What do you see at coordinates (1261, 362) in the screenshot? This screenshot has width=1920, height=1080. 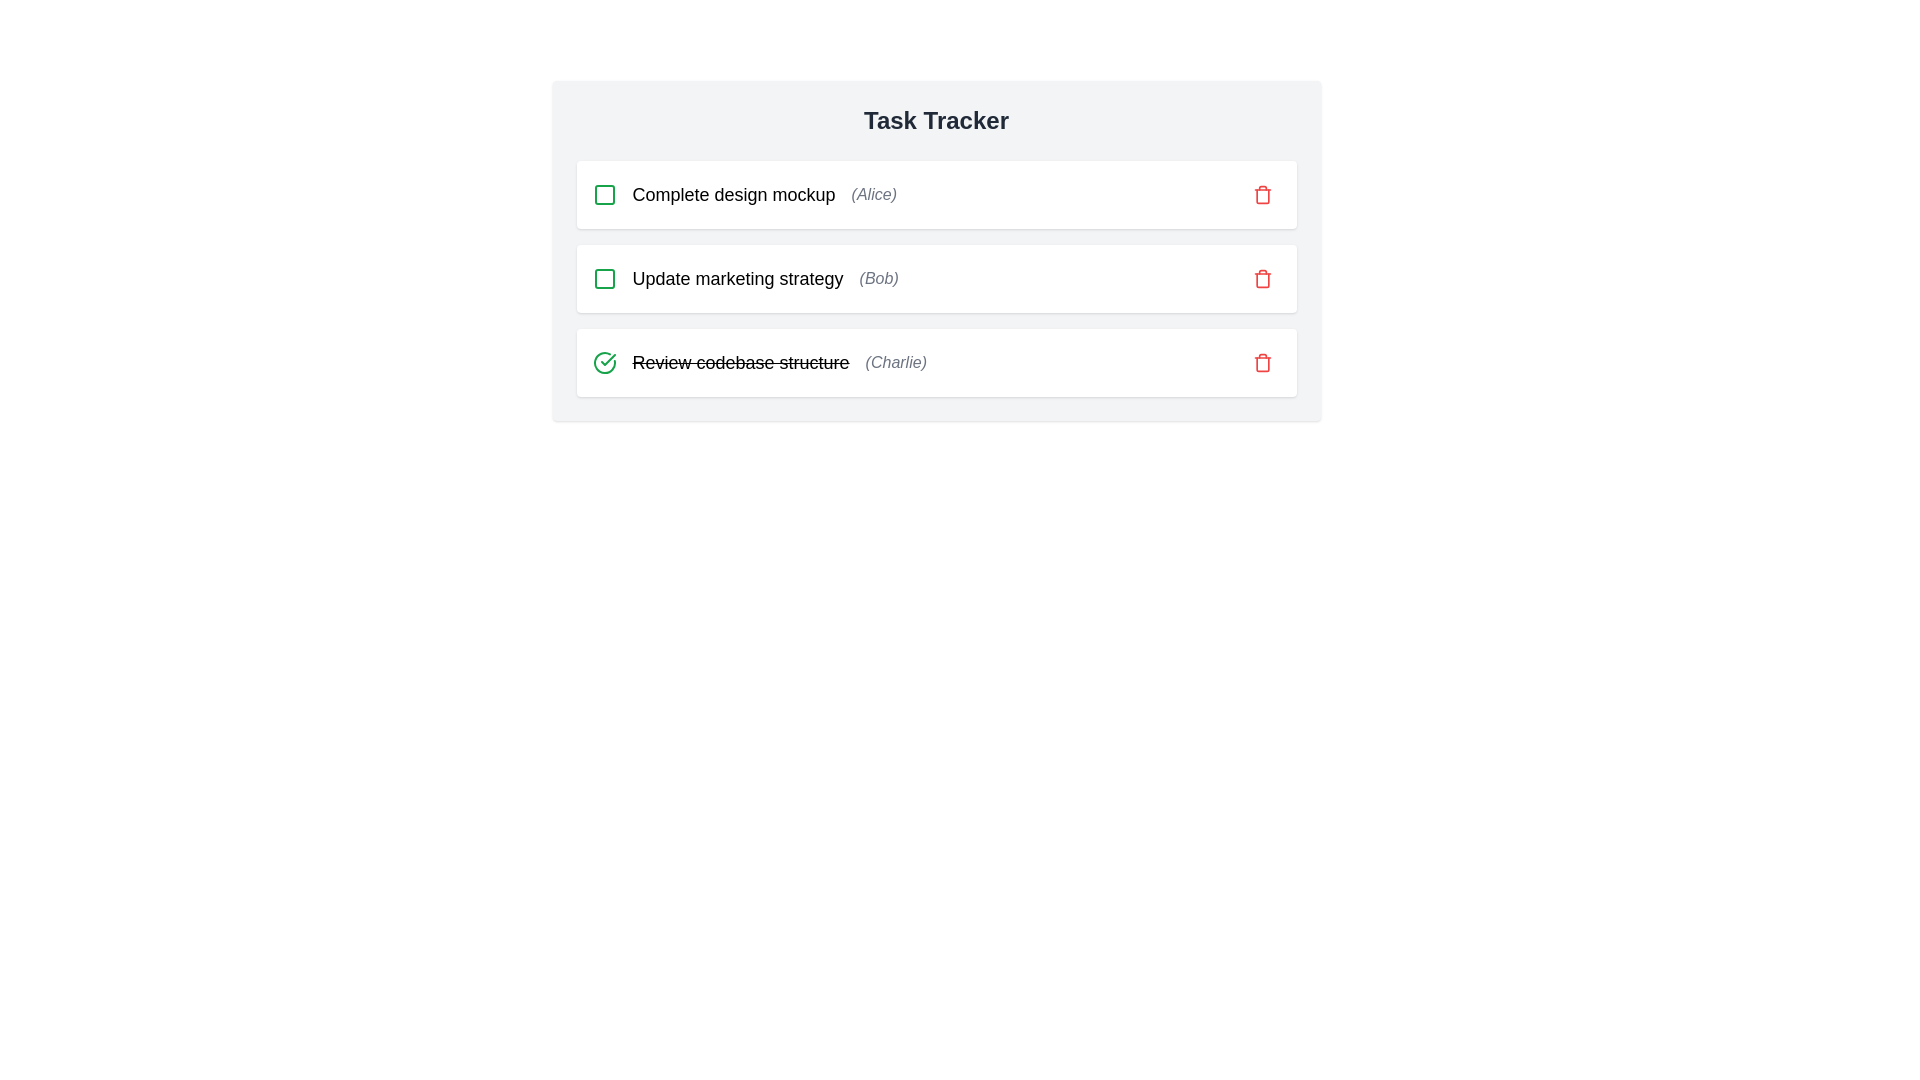 I see `the delete icon for the task identified by Review codebase structure` at bounding box center [1261, 362].